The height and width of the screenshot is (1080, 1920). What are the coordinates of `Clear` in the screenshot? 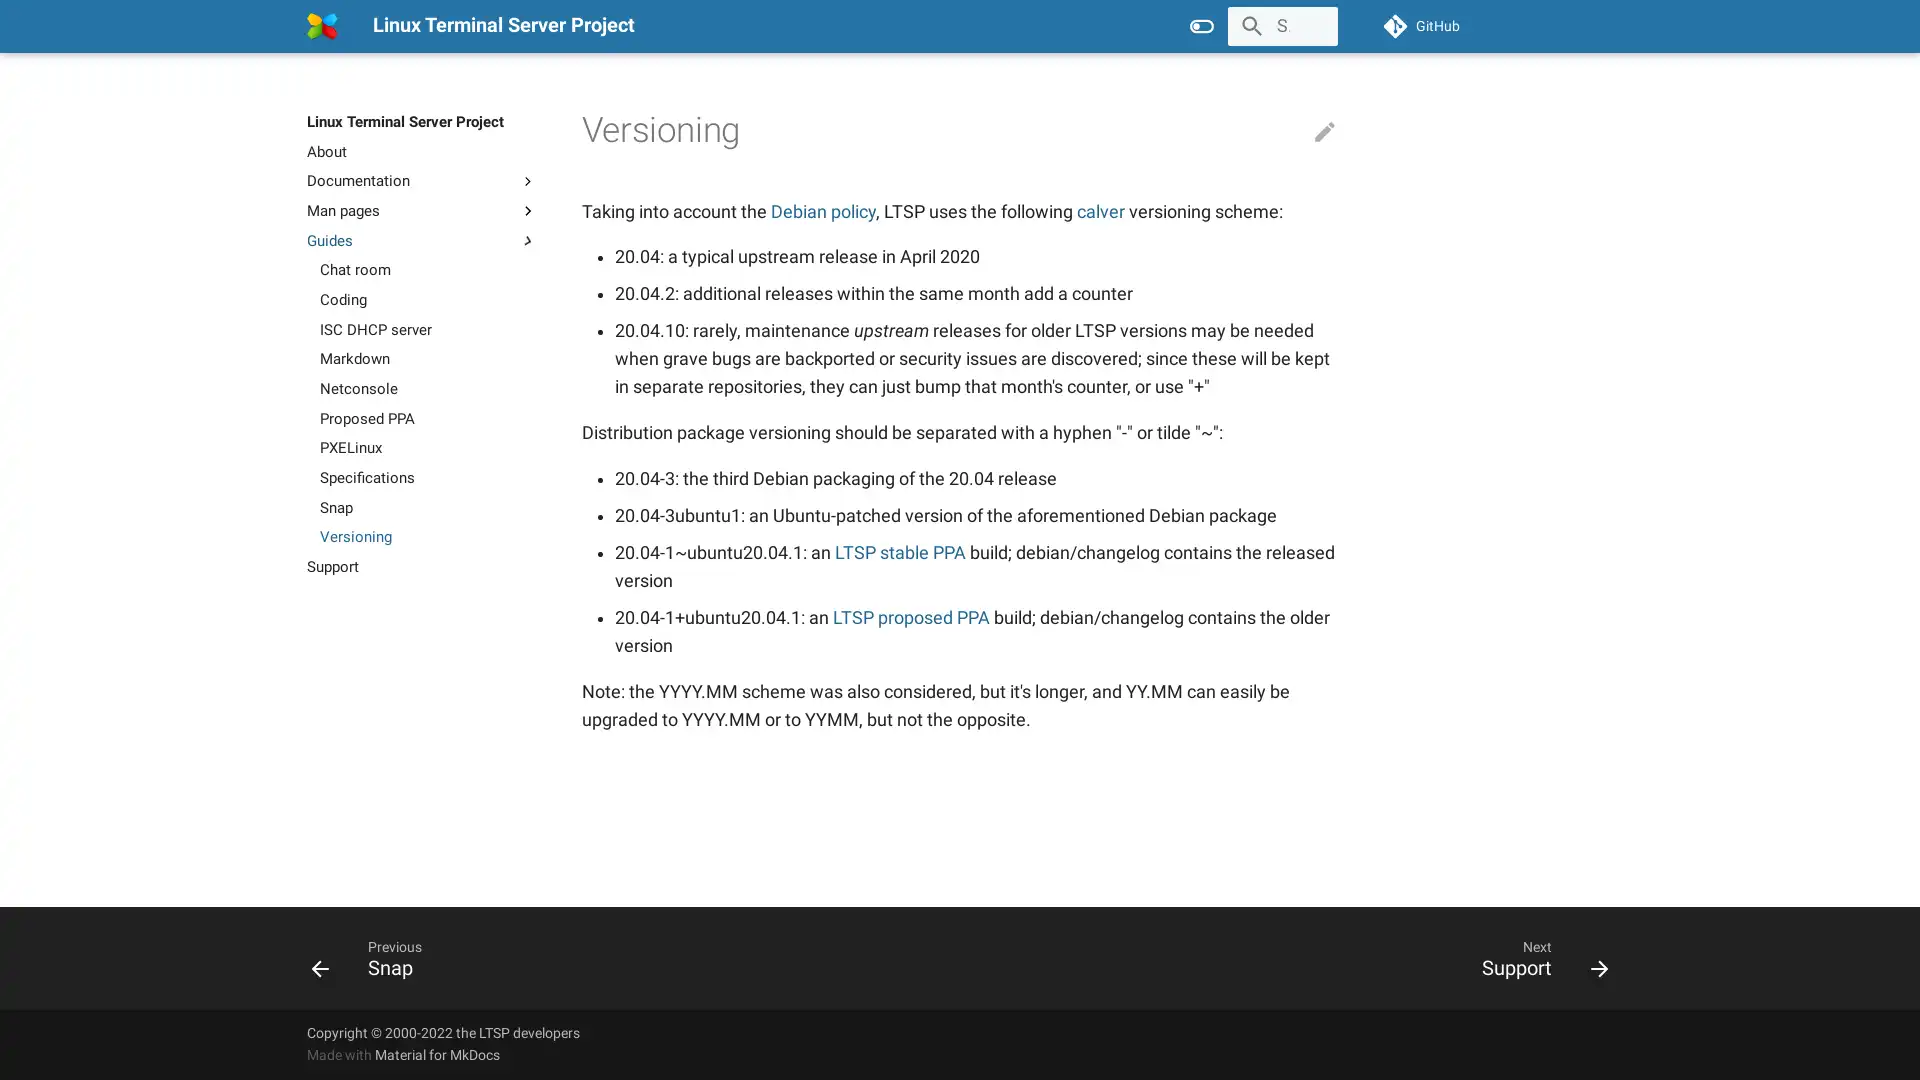 It's located at (1314, 26).